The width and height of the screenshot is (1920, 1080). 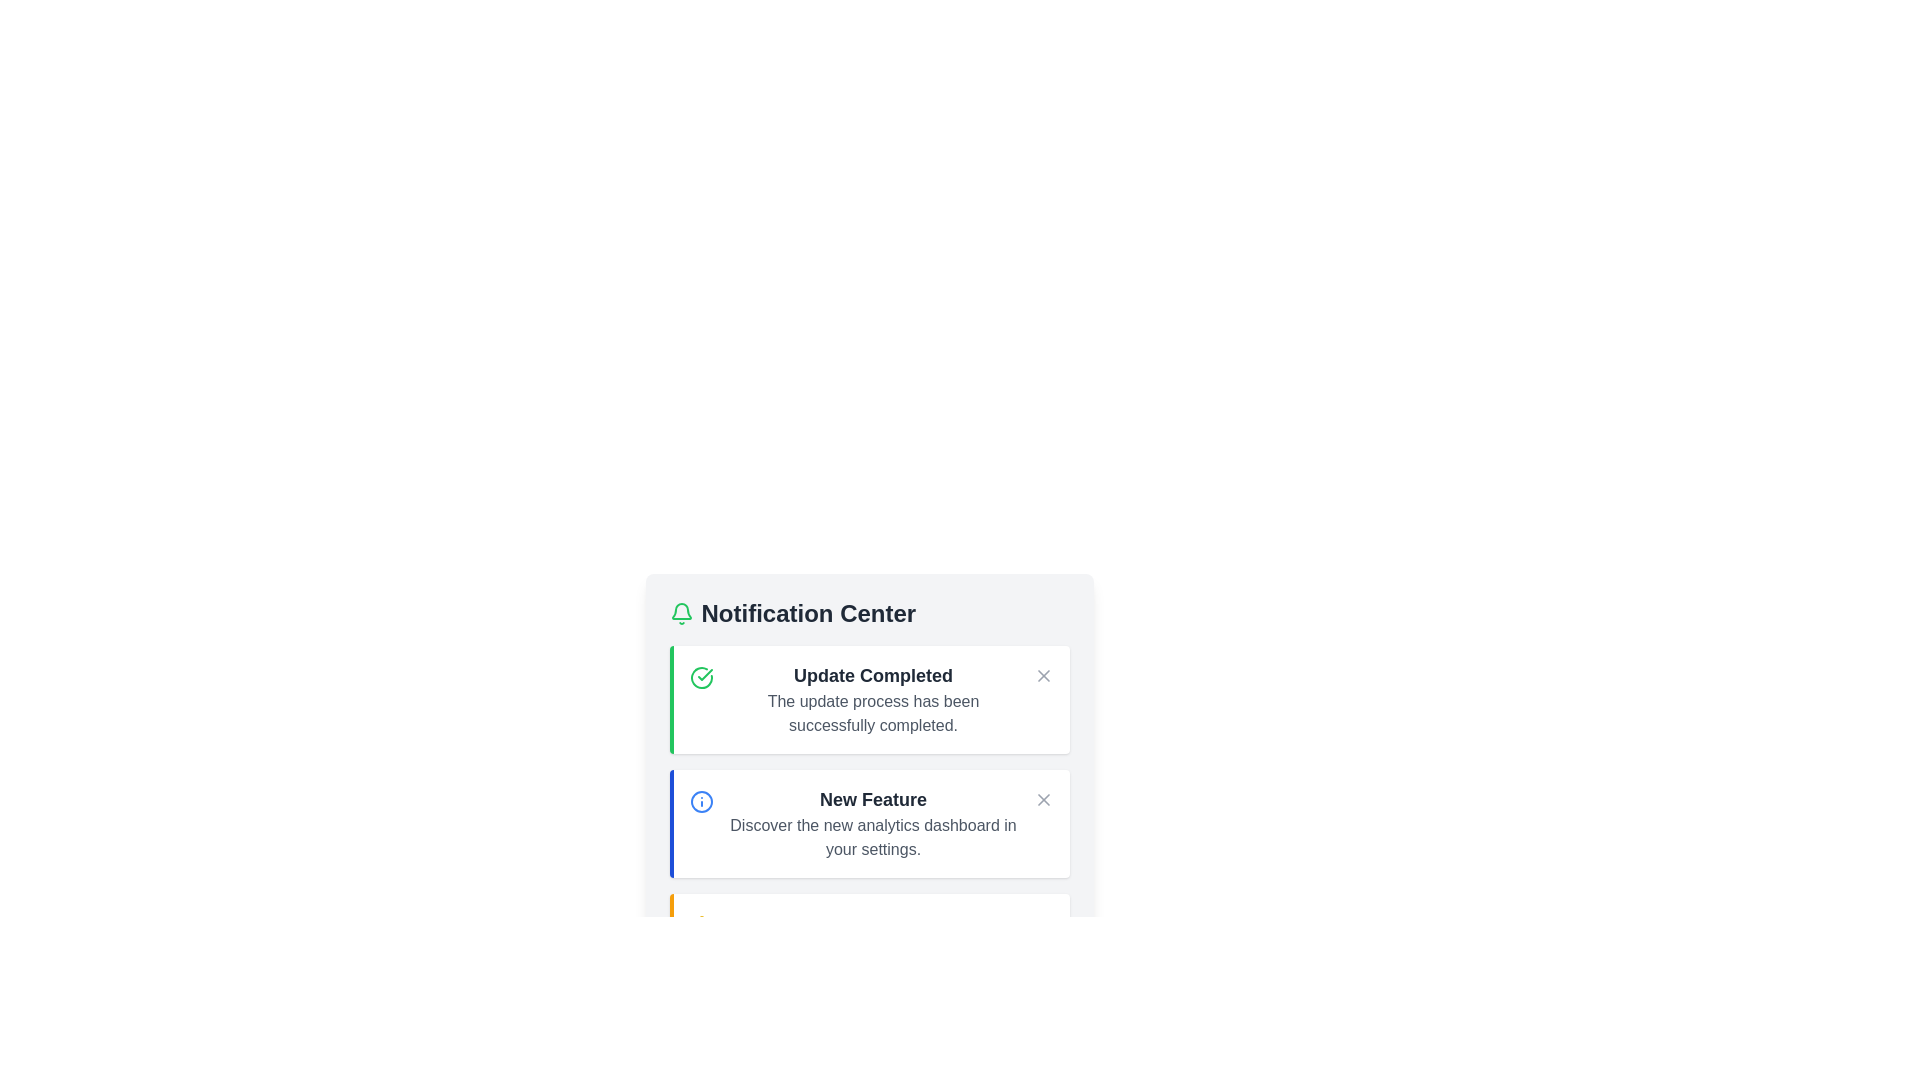 I want to click on the first notification in the Notification Center, which displays the headline 'Update Completed' and description 'The update process has been successfully completed.', so click(x=873, y=698).